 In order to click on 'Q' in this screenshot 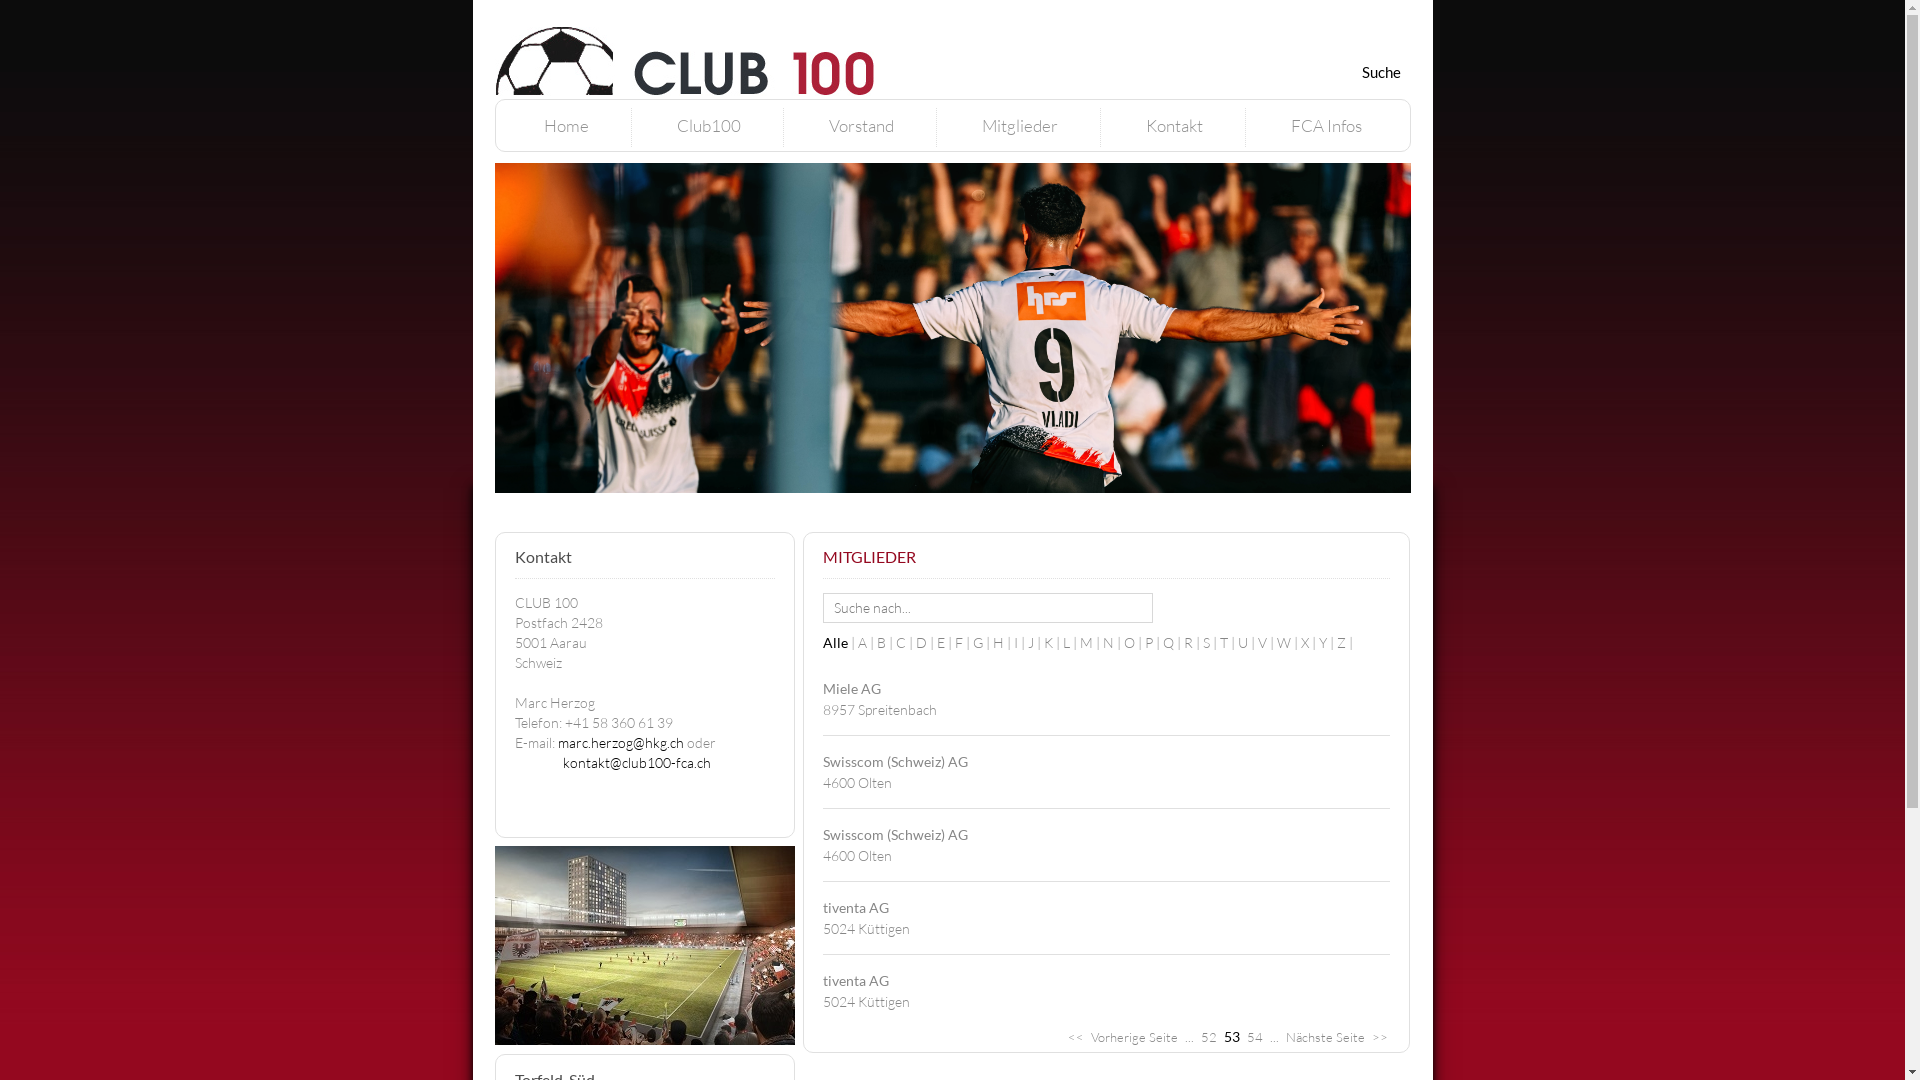, I will do `click(1172, 642)`.